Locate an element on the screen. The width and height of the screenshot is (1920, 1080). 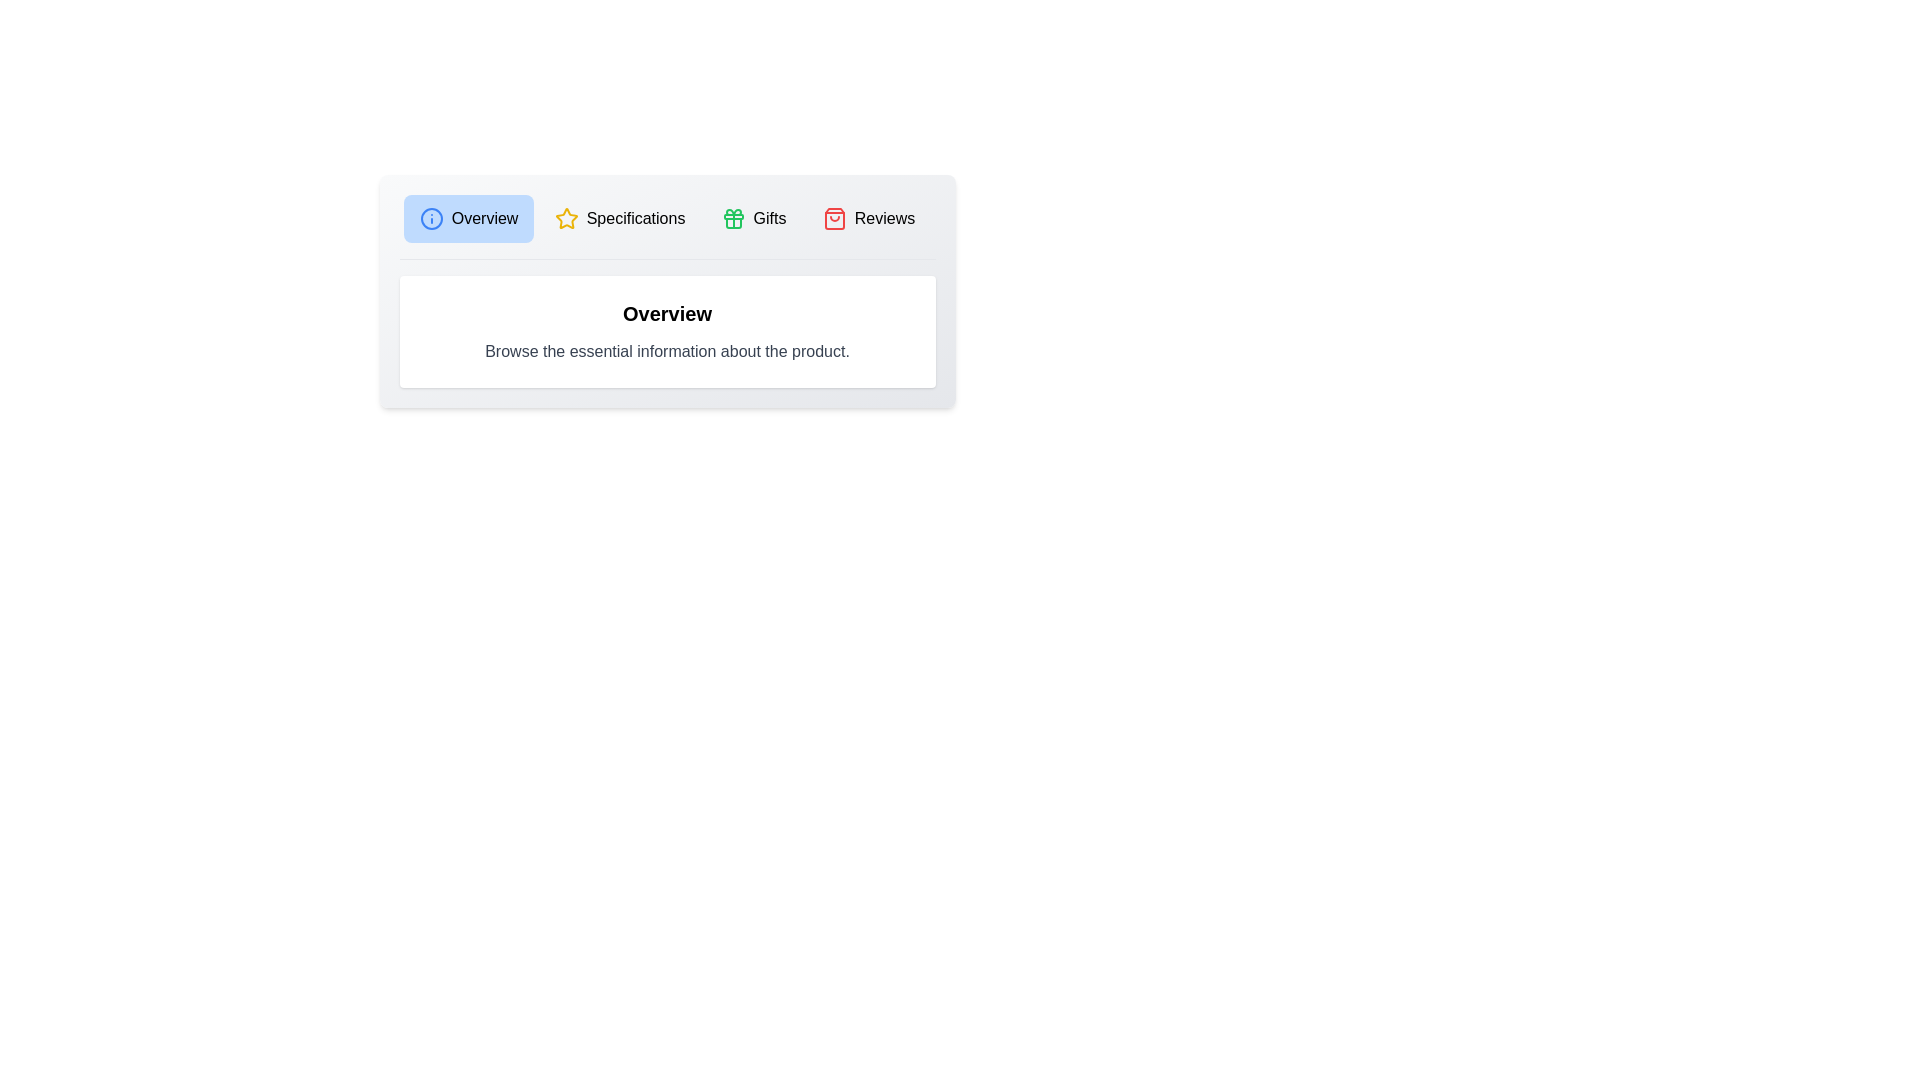
the tab labeled Gifts to observe the transition effect is located at coordinates (752, 219).